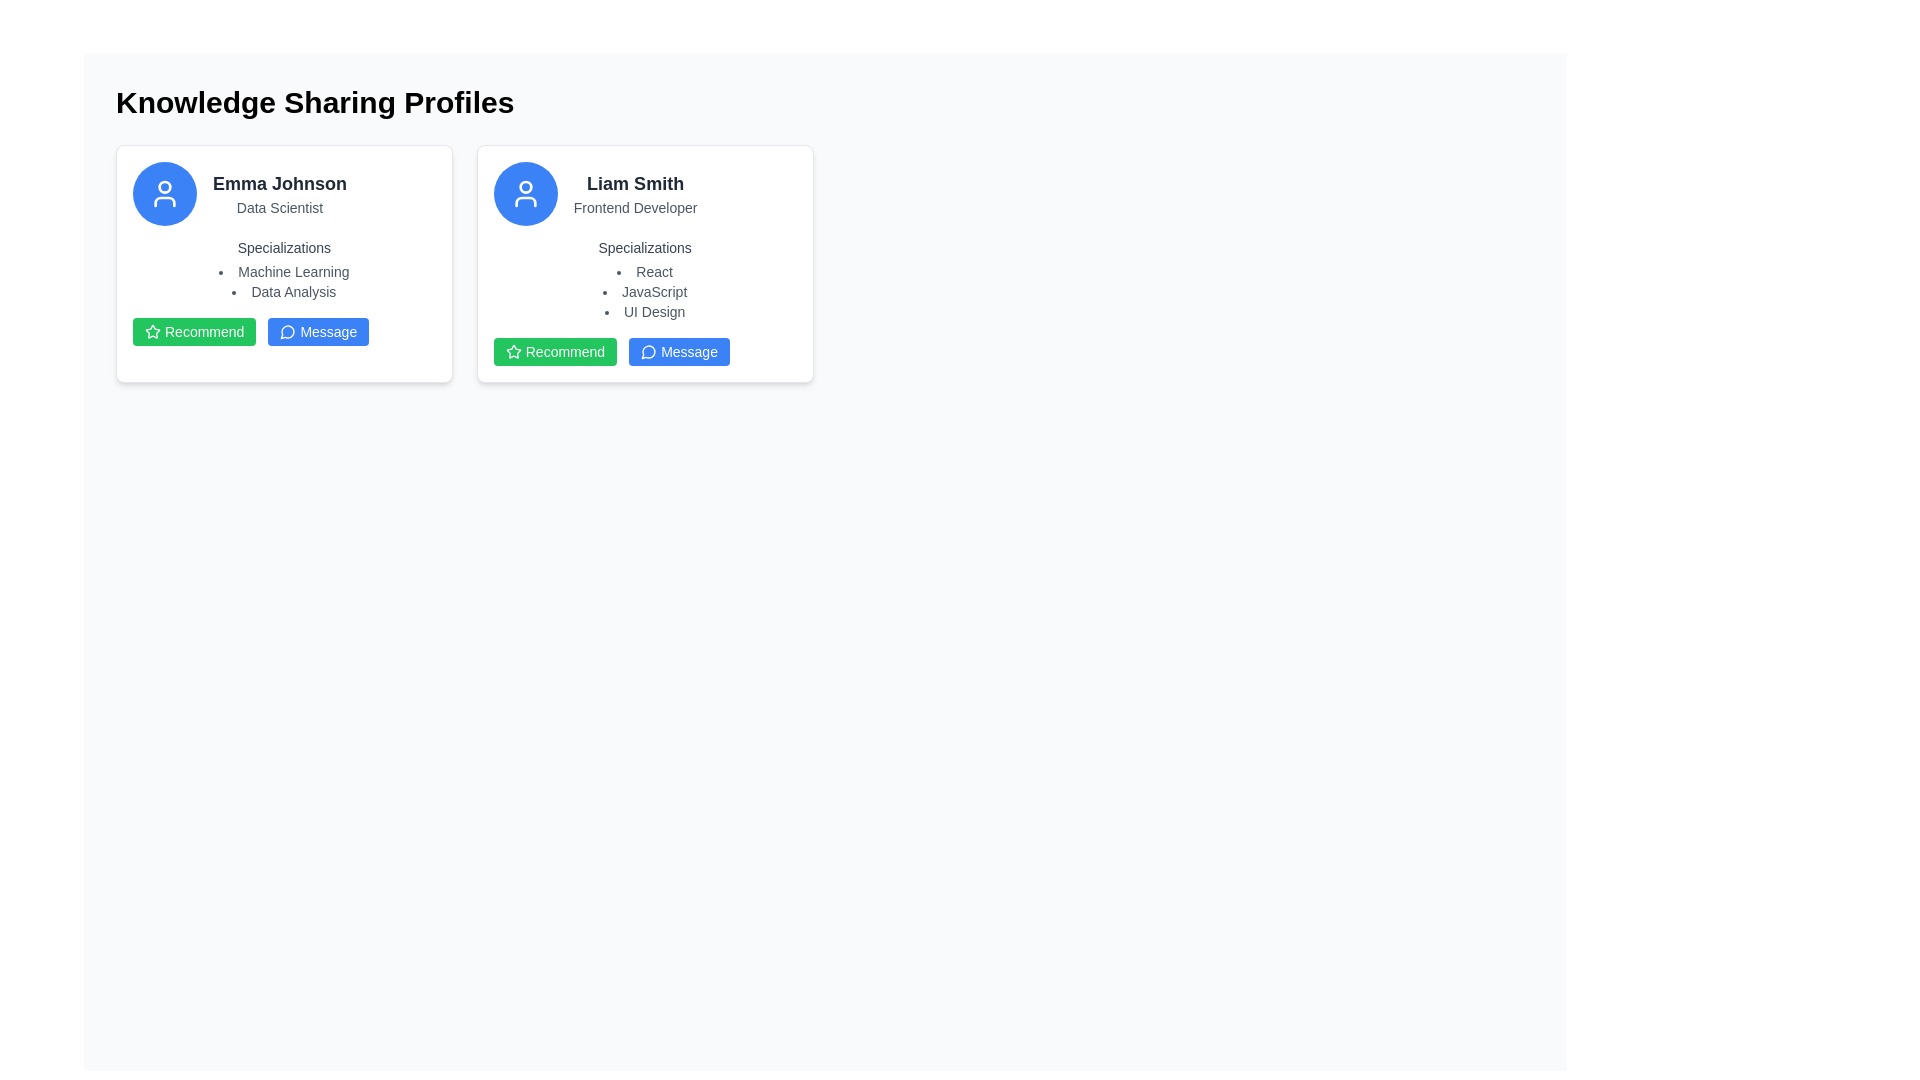 The height and width of the screenshot is (1080, 1920). Describe the element at coordinates (164, 201) in the screenshot. I see `the lower body part of the user silhouette icon located in the top-left corner of the left profile card above 'Emma Johnson' text` at that location.